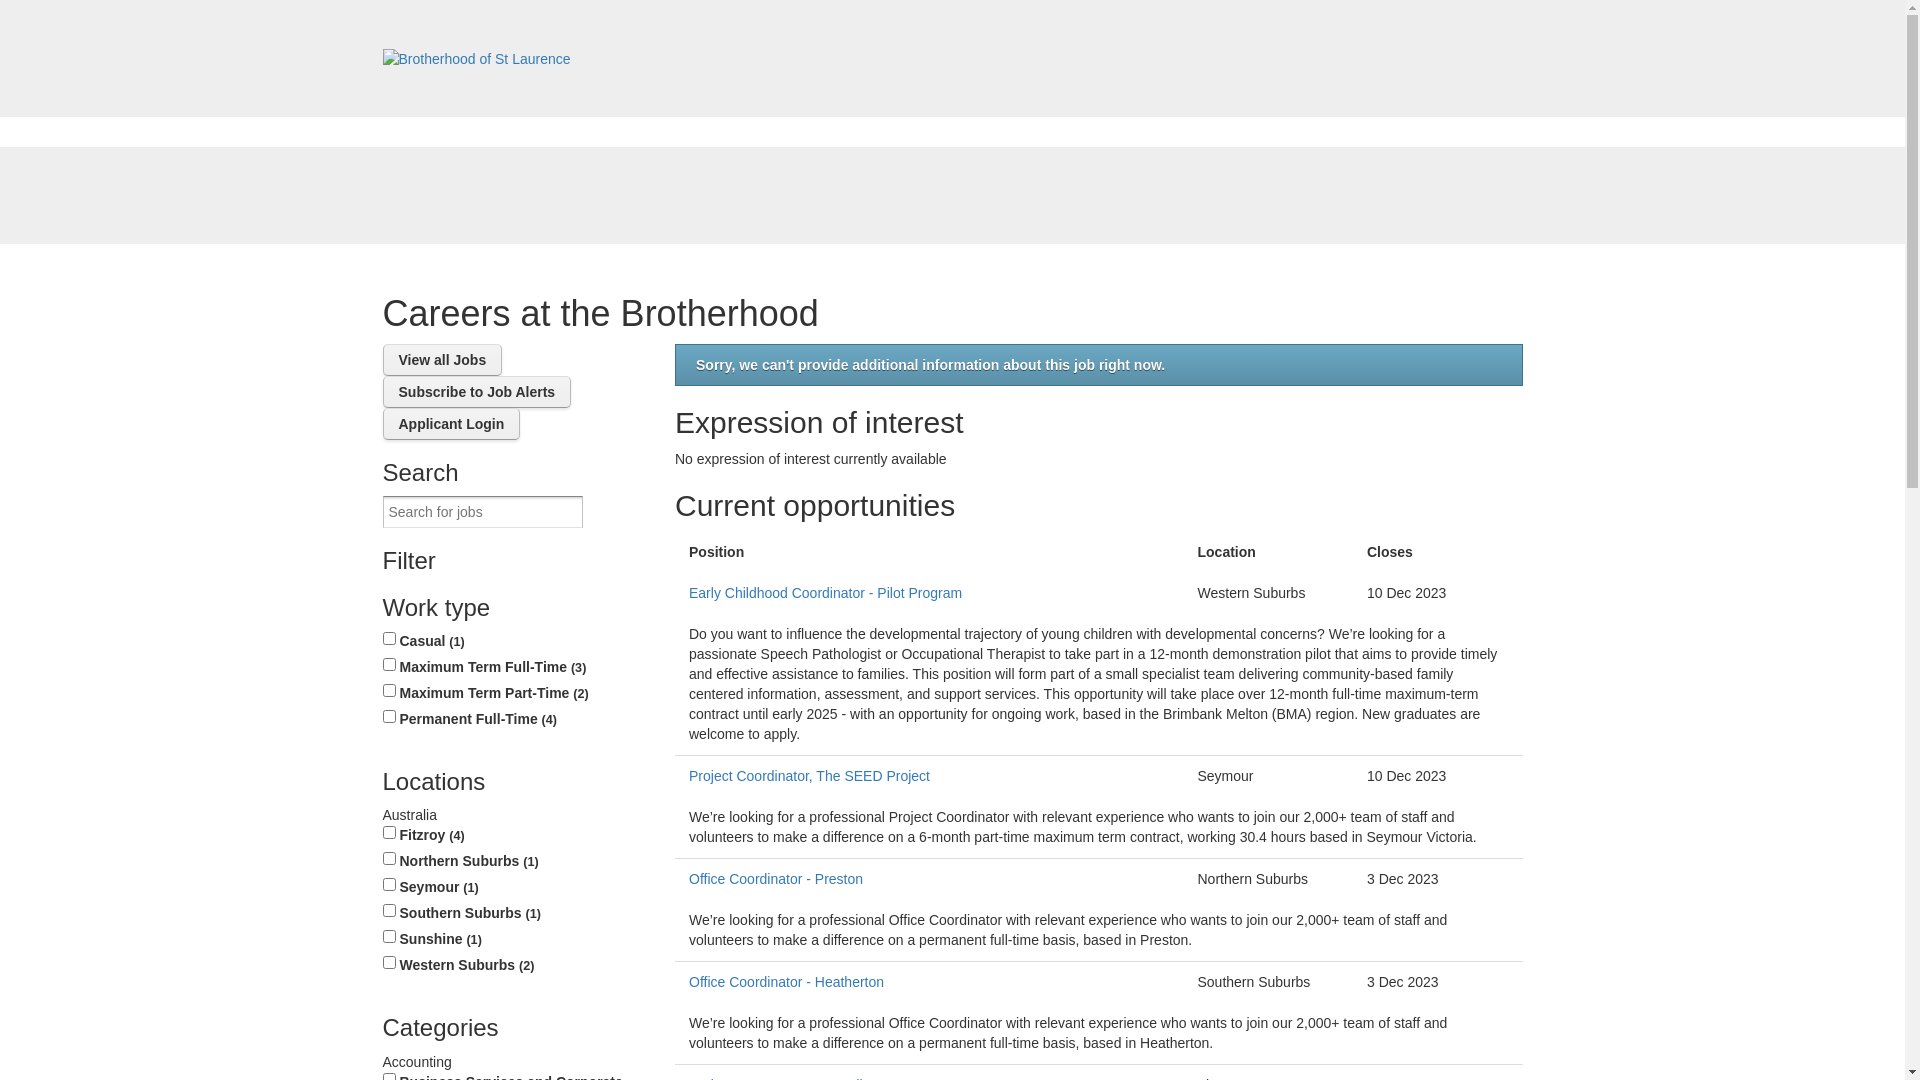 The image size is (1920, 1080). Describe the element at coordinates (440, 358) in the screenshot. I see `'View all Jobs'` at that location.